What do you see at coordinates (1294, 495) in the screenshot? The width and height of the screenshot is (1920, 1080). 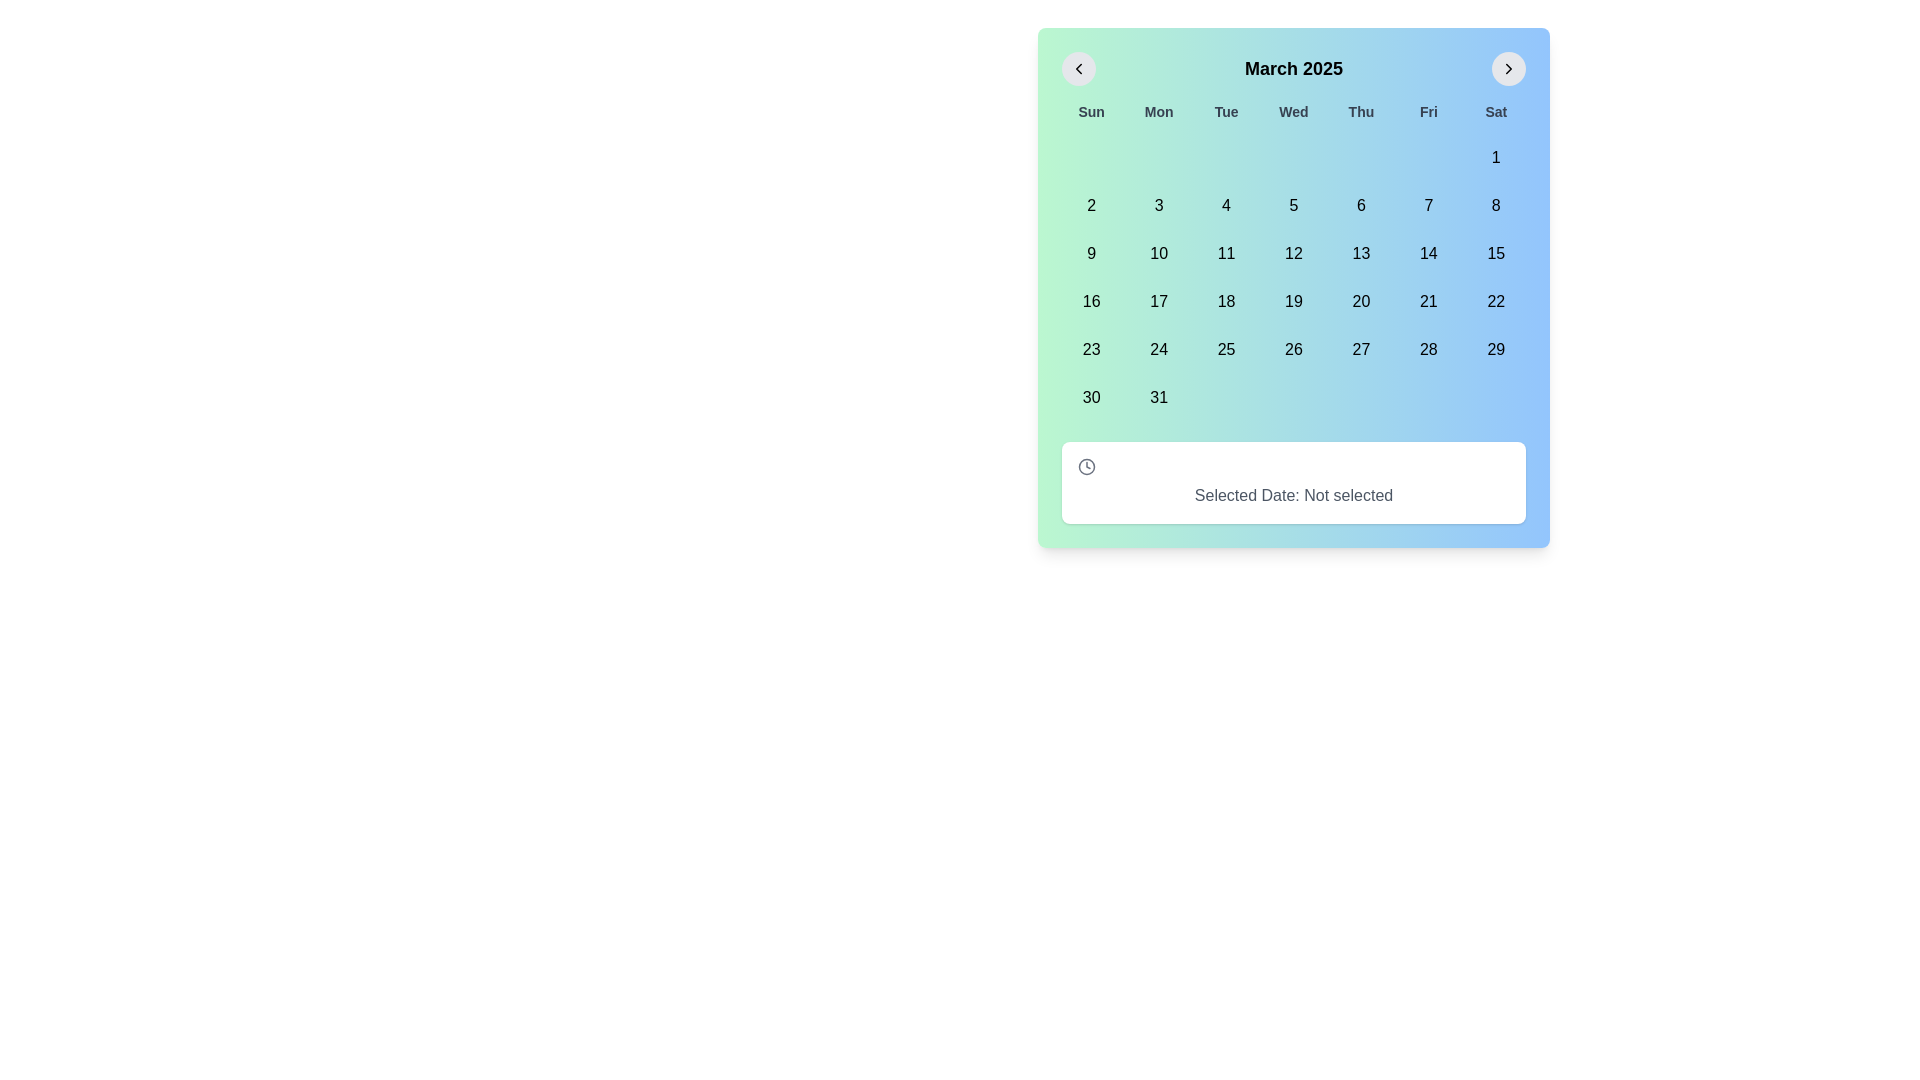 I see `the text label displaying 'Selected Date: Not selected' which is located at the bottom center of the calendar interface` at bounding box center [1294, 495].